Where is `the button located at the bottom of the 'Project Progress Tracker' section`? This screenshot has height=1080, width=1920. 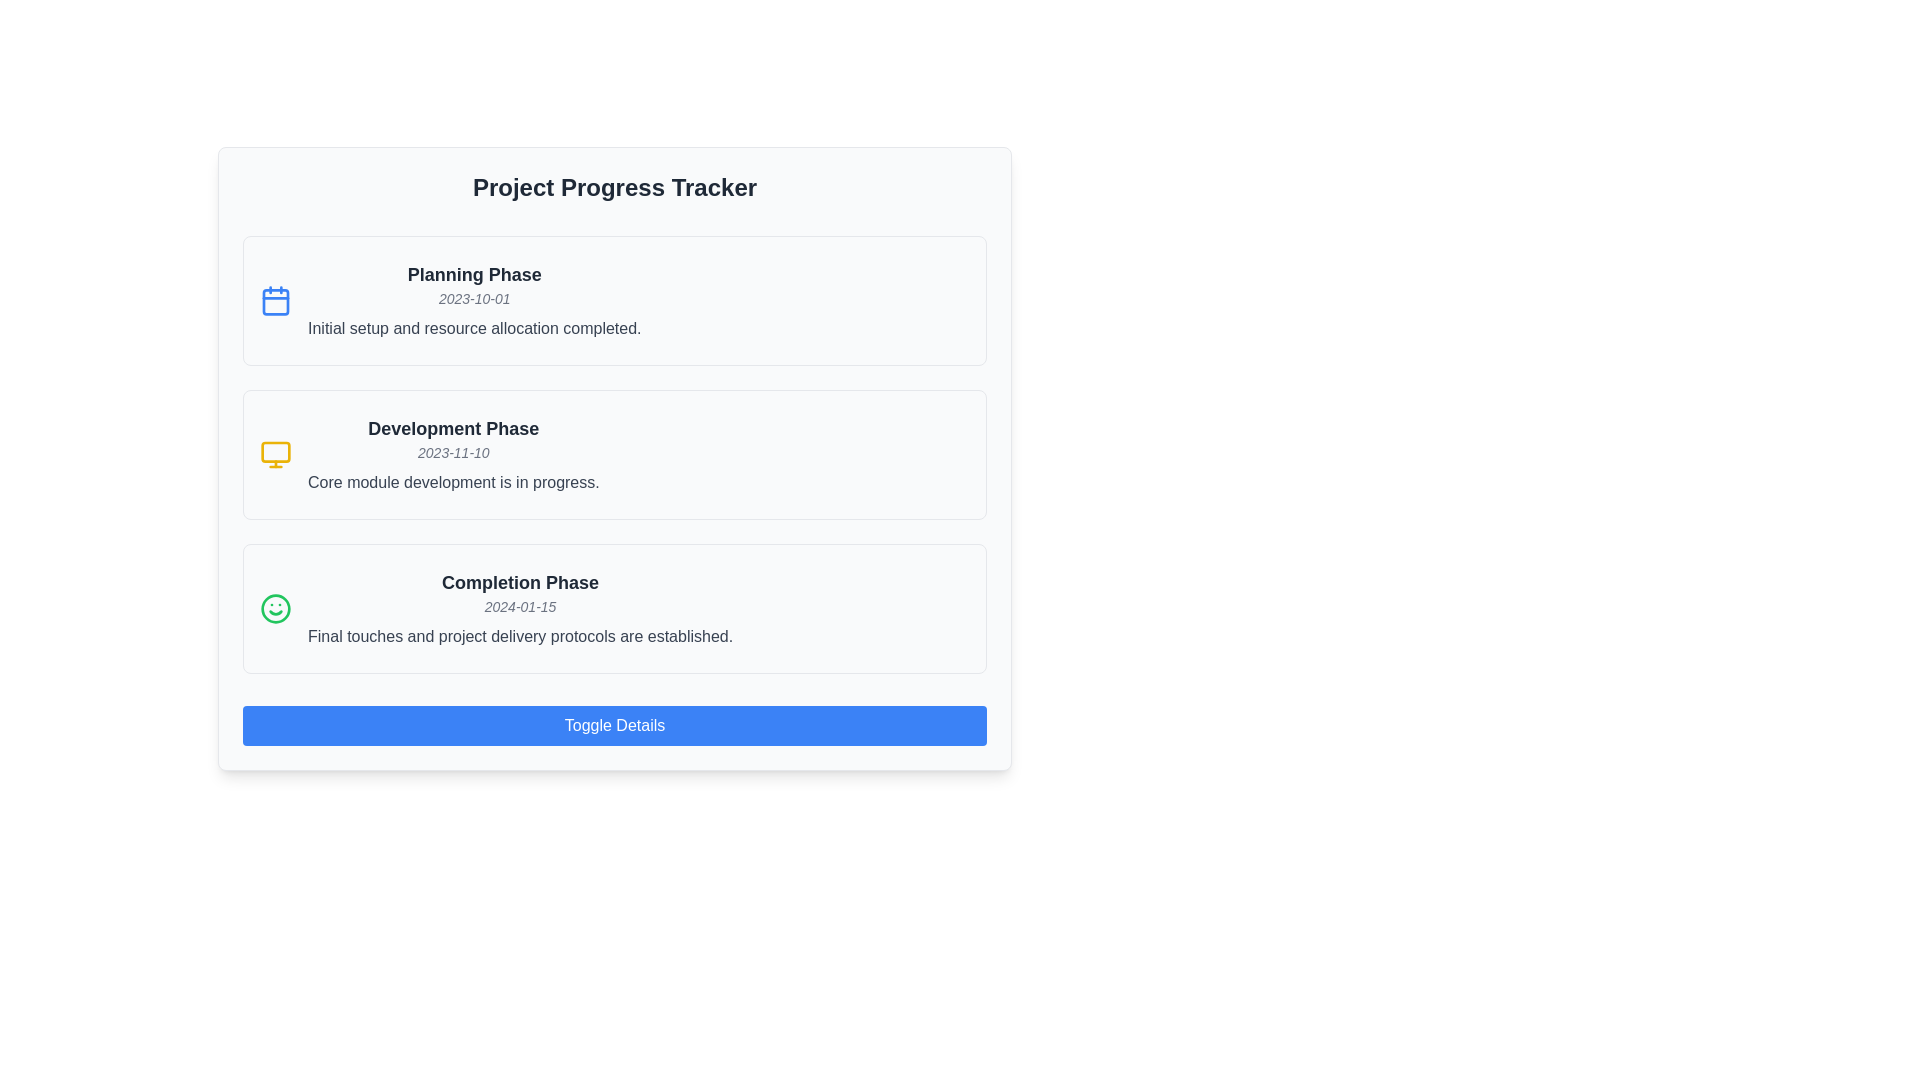 the button located at the bottom of the 'Project Progress Tracker' section is located at coordinates (613, 725).